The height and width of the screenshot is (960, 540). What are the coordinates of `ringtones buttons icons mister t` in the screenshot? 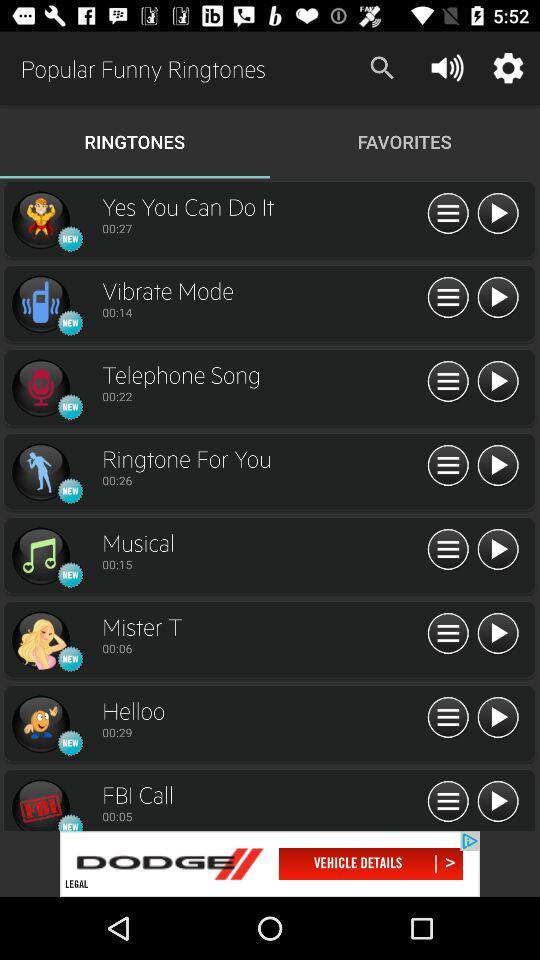 It's located at (448, 633).